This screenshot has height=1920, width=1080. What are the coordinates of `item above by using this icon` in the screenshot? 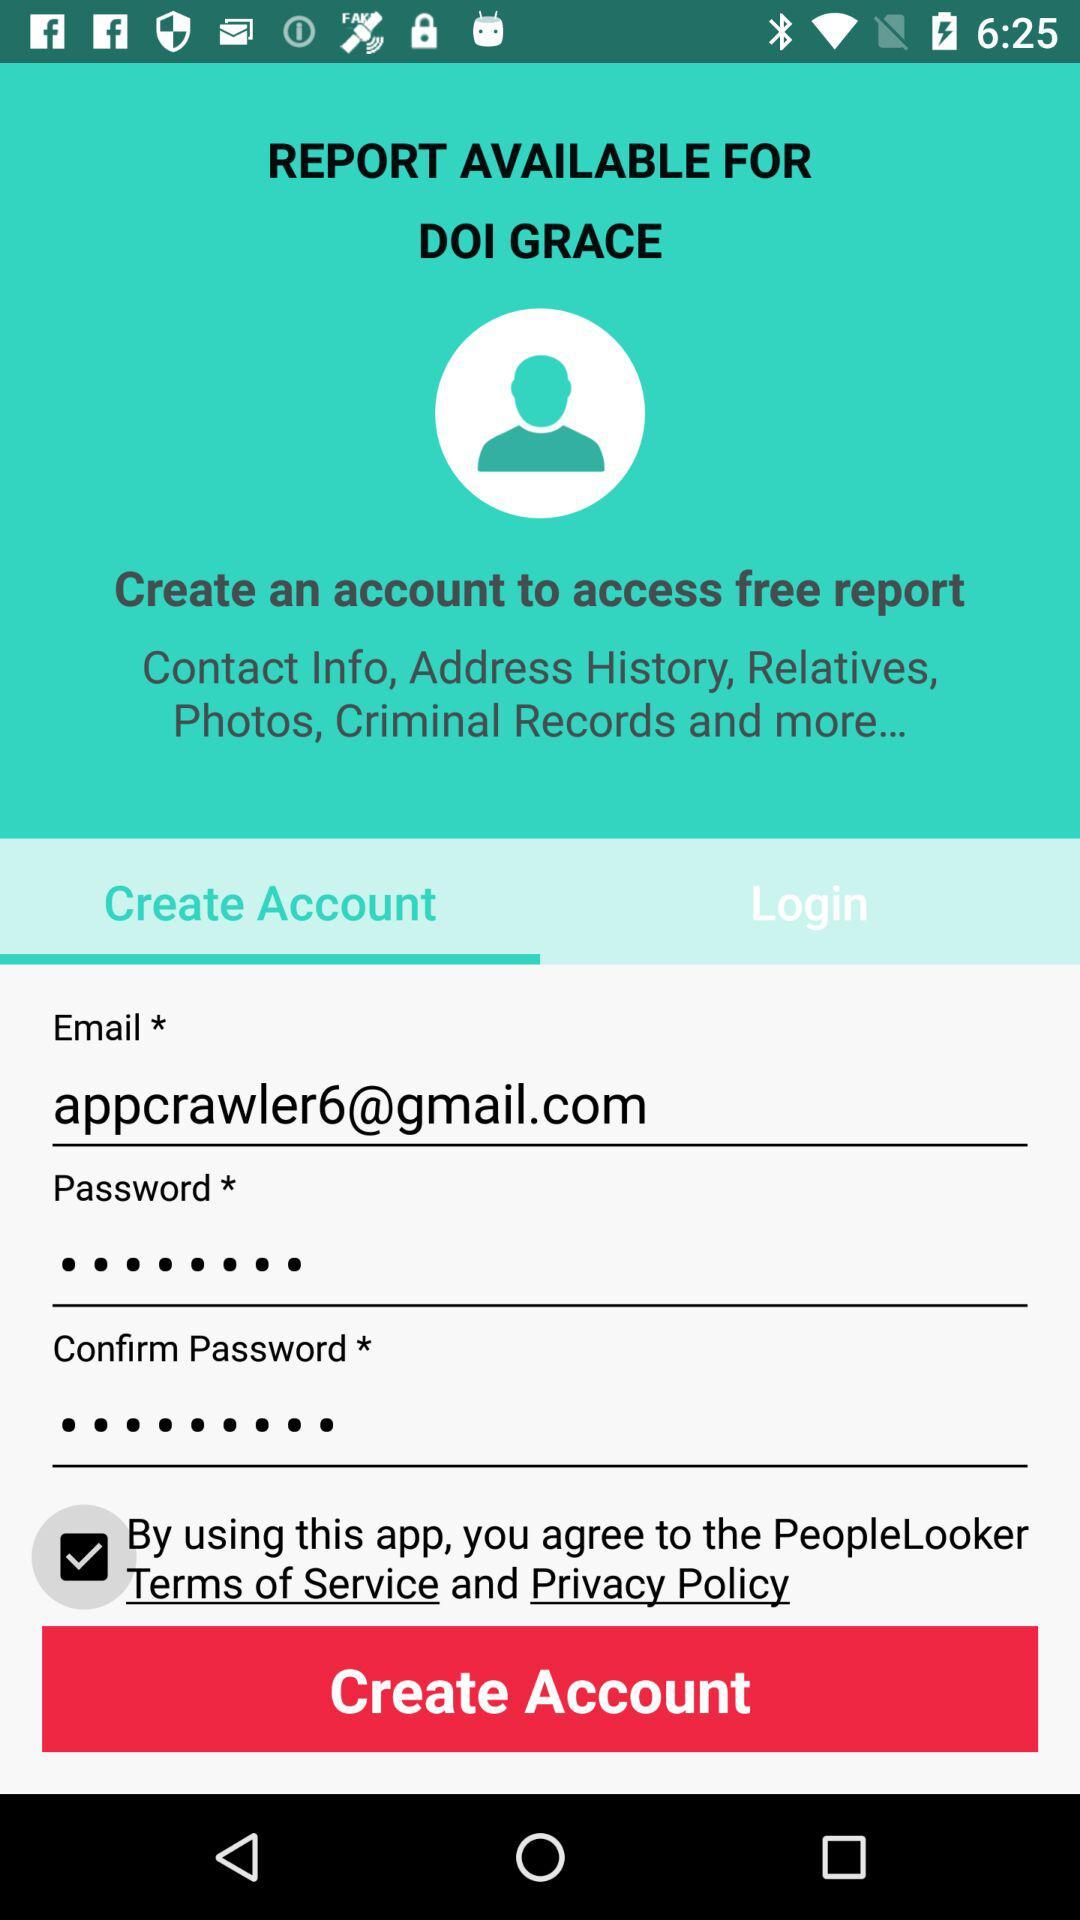 It's located at (540, 1423).